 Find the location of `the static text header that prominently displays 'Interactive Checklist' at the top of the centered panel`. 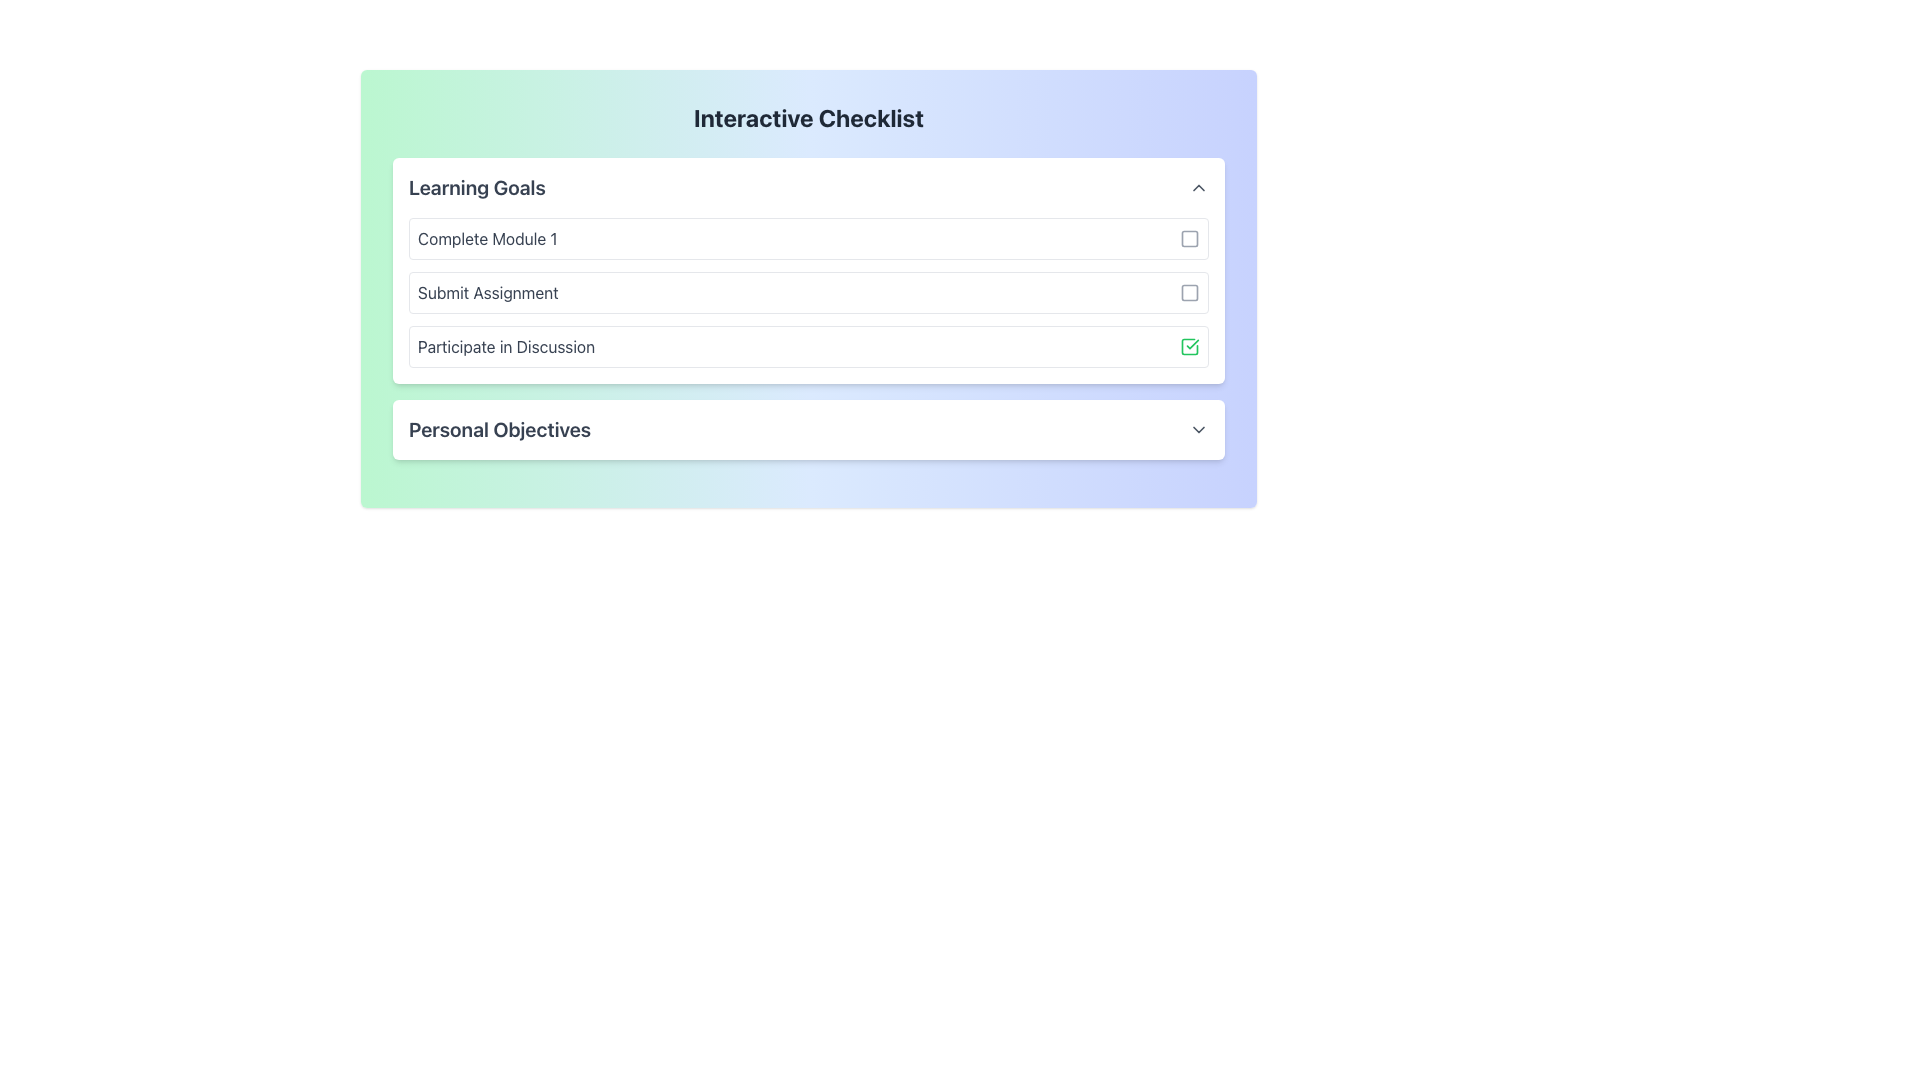

the static text header that prominently displays 'Interactive Checklist' at the top of the centered panel is located at coordinates (809, 118).